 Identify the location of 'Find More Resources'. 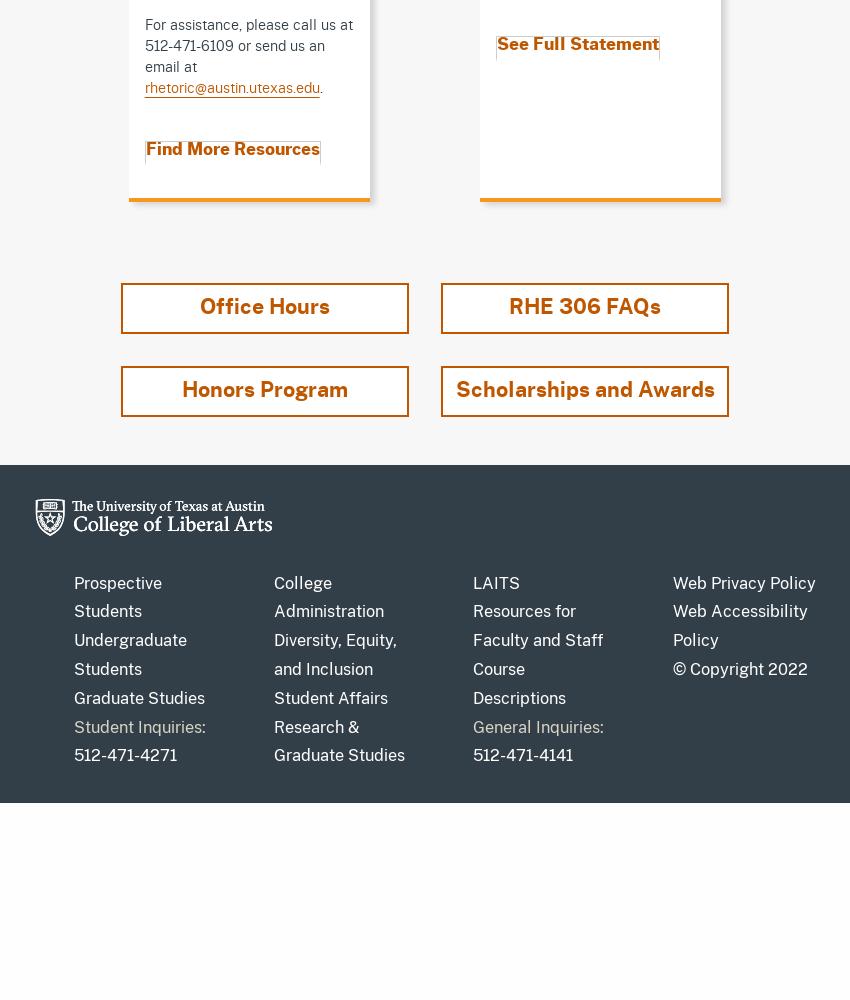
(231, 150).